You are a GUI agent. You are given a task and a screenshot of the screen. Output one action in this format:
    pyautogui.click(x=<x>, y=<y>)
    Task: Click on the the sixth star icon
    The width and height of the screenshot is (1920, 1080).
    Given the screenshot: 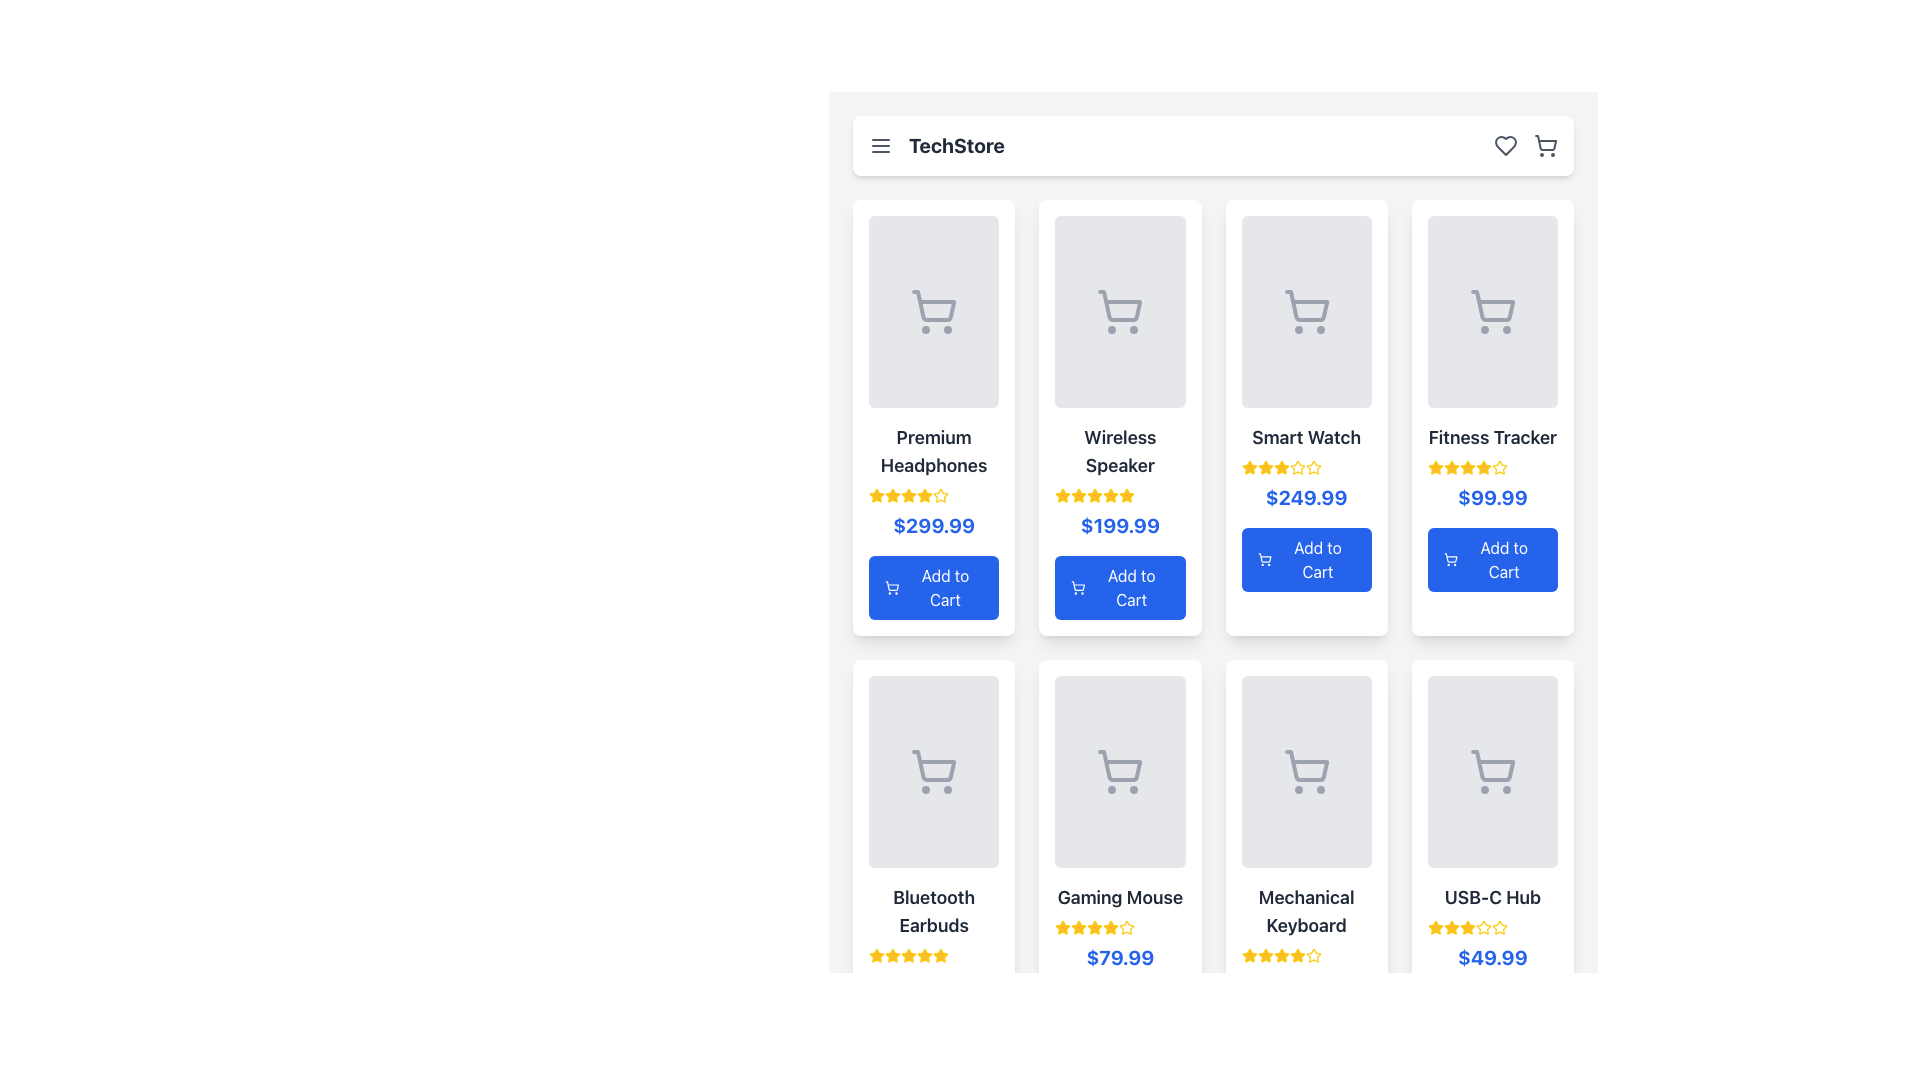 What is the action you would take?
    pyautogui.click(x=1483, y=928)
    